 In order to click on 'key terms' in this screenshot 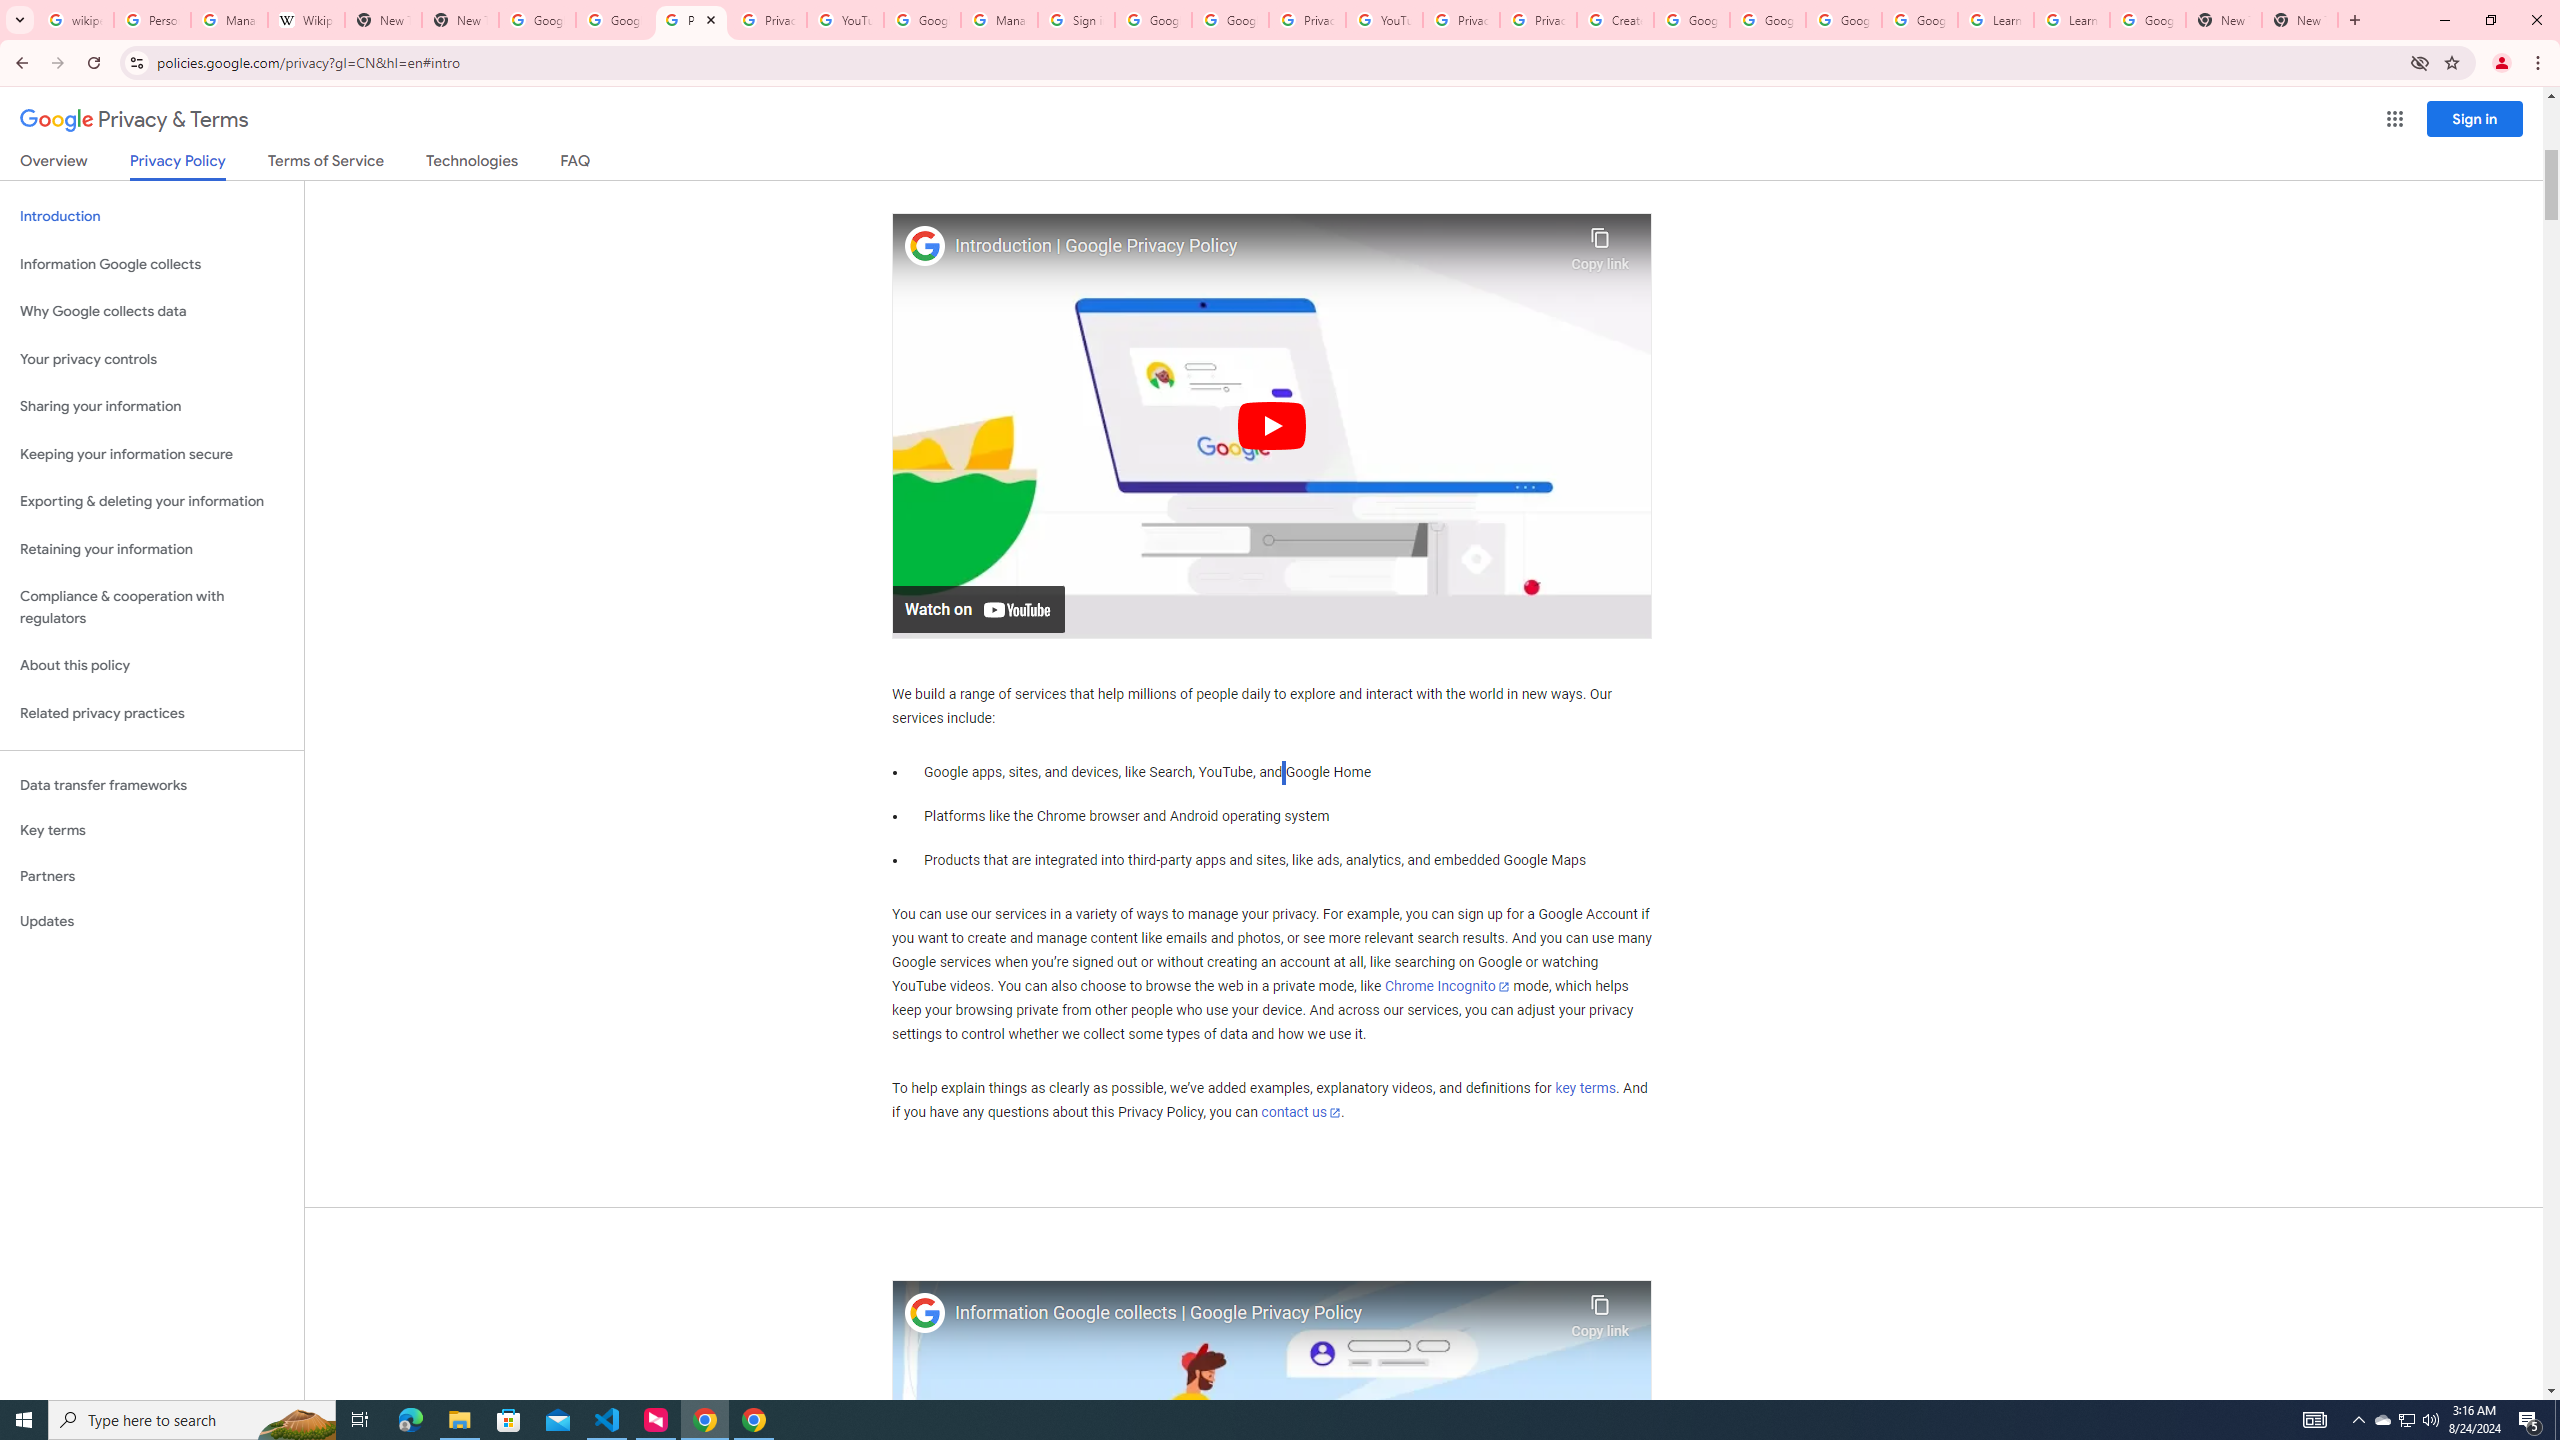, I will do `click(1583, 1087)`.